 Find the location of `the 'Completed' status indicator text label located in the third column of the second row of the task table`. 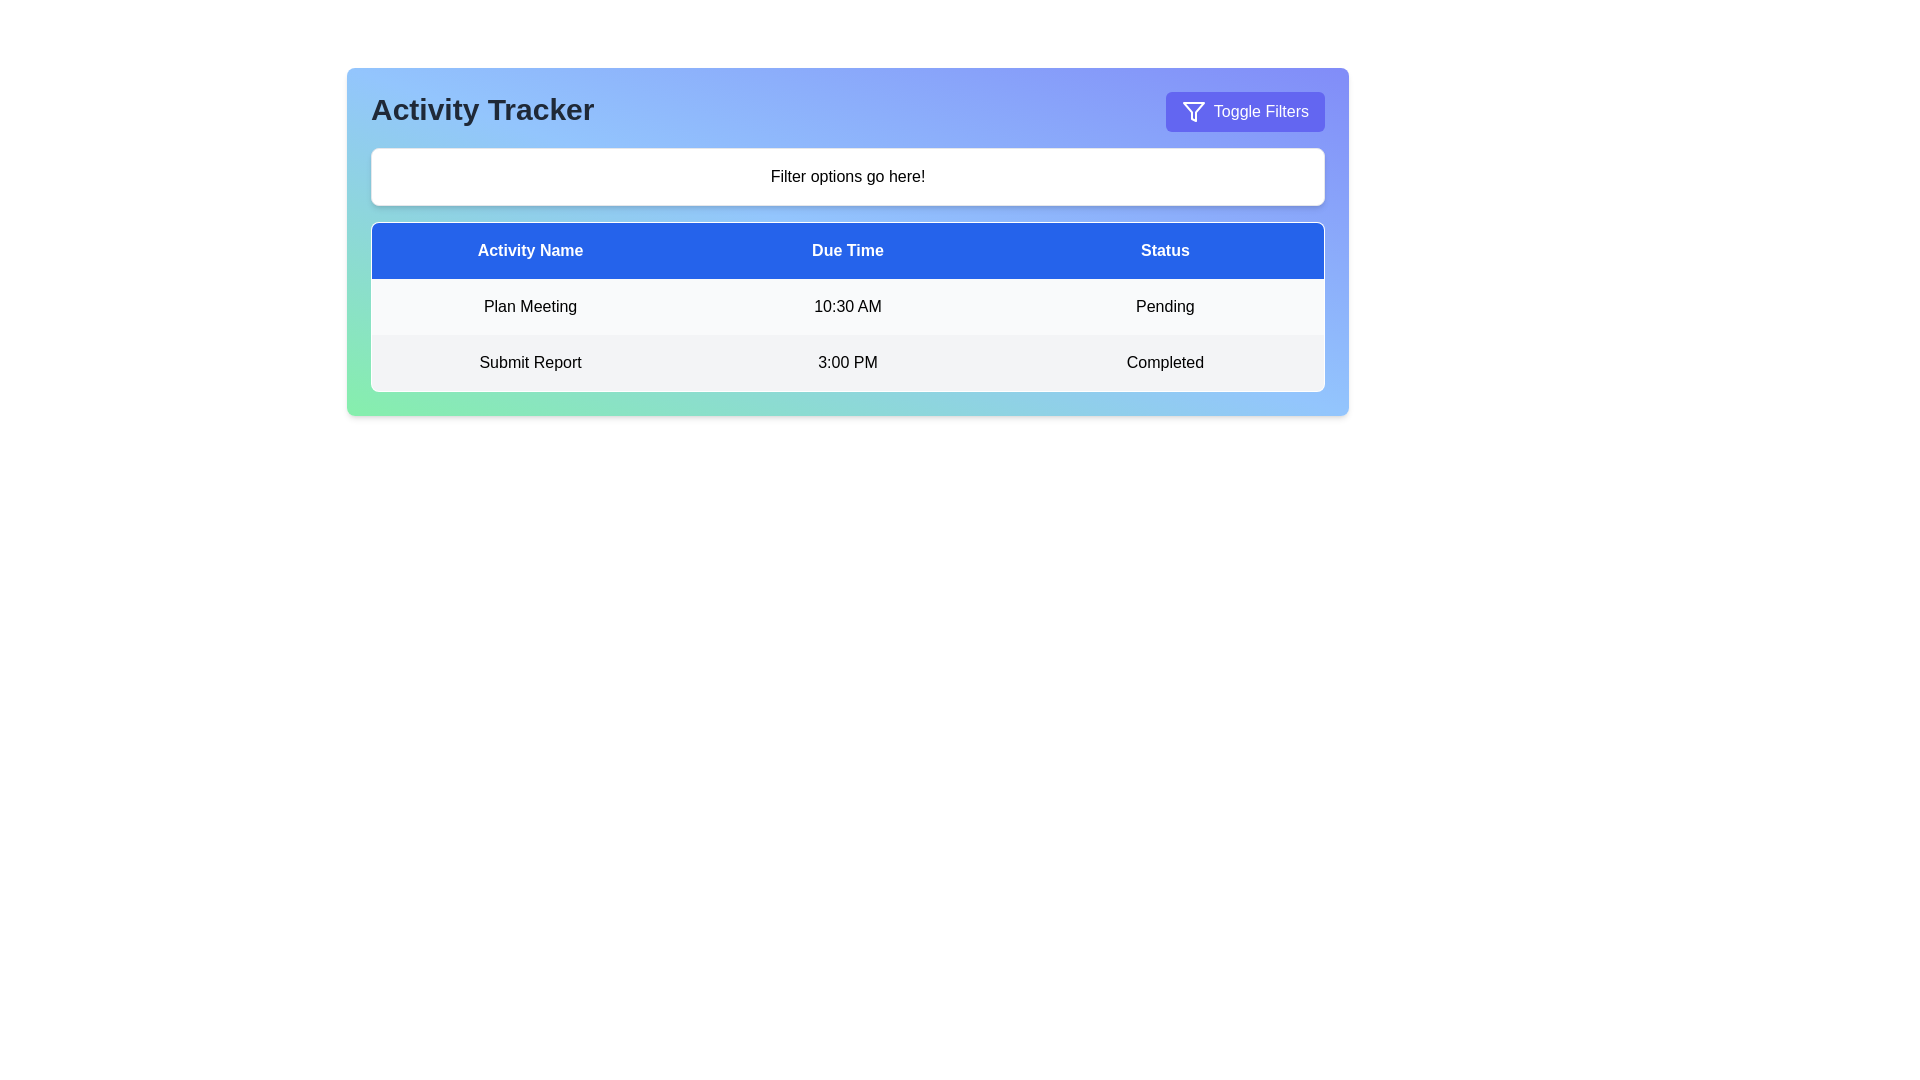

the 'Completed' status indicator text label located in the third column of the second row of the task table is located at coordinates (1165, 363).